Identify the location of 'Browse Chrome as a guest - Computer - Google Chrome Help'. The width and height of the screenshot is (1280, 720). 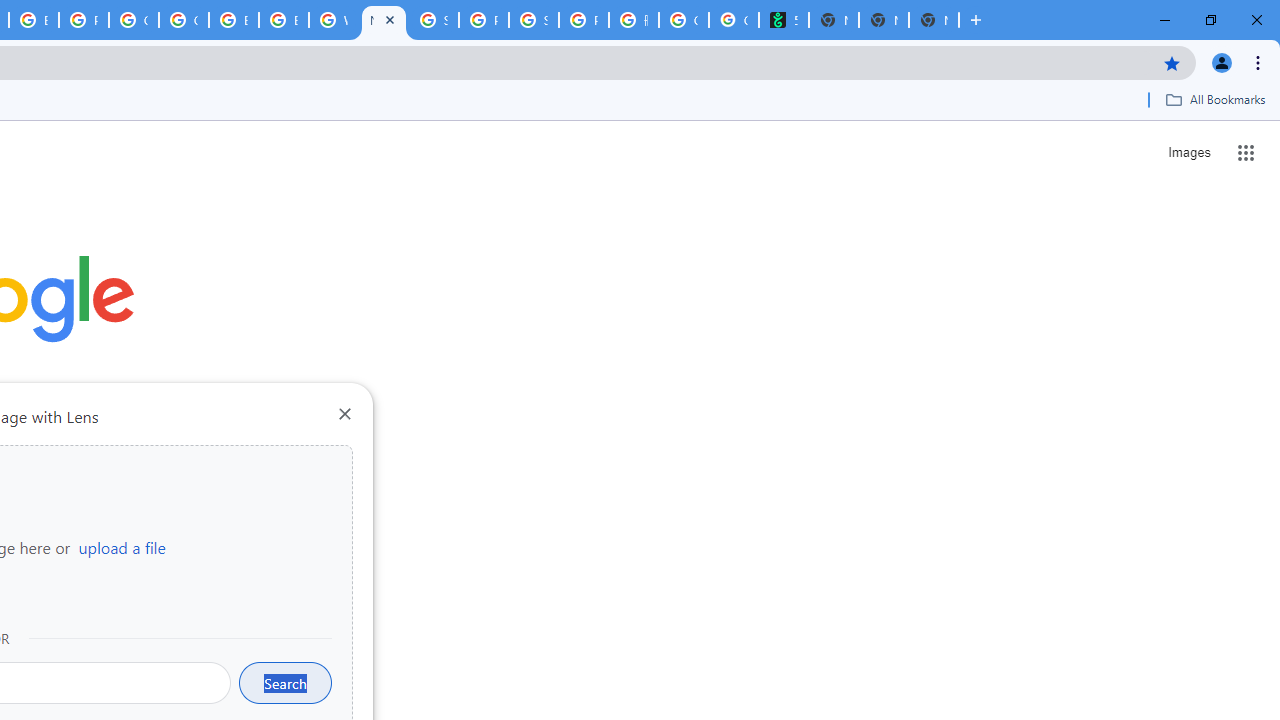
(282, 20).